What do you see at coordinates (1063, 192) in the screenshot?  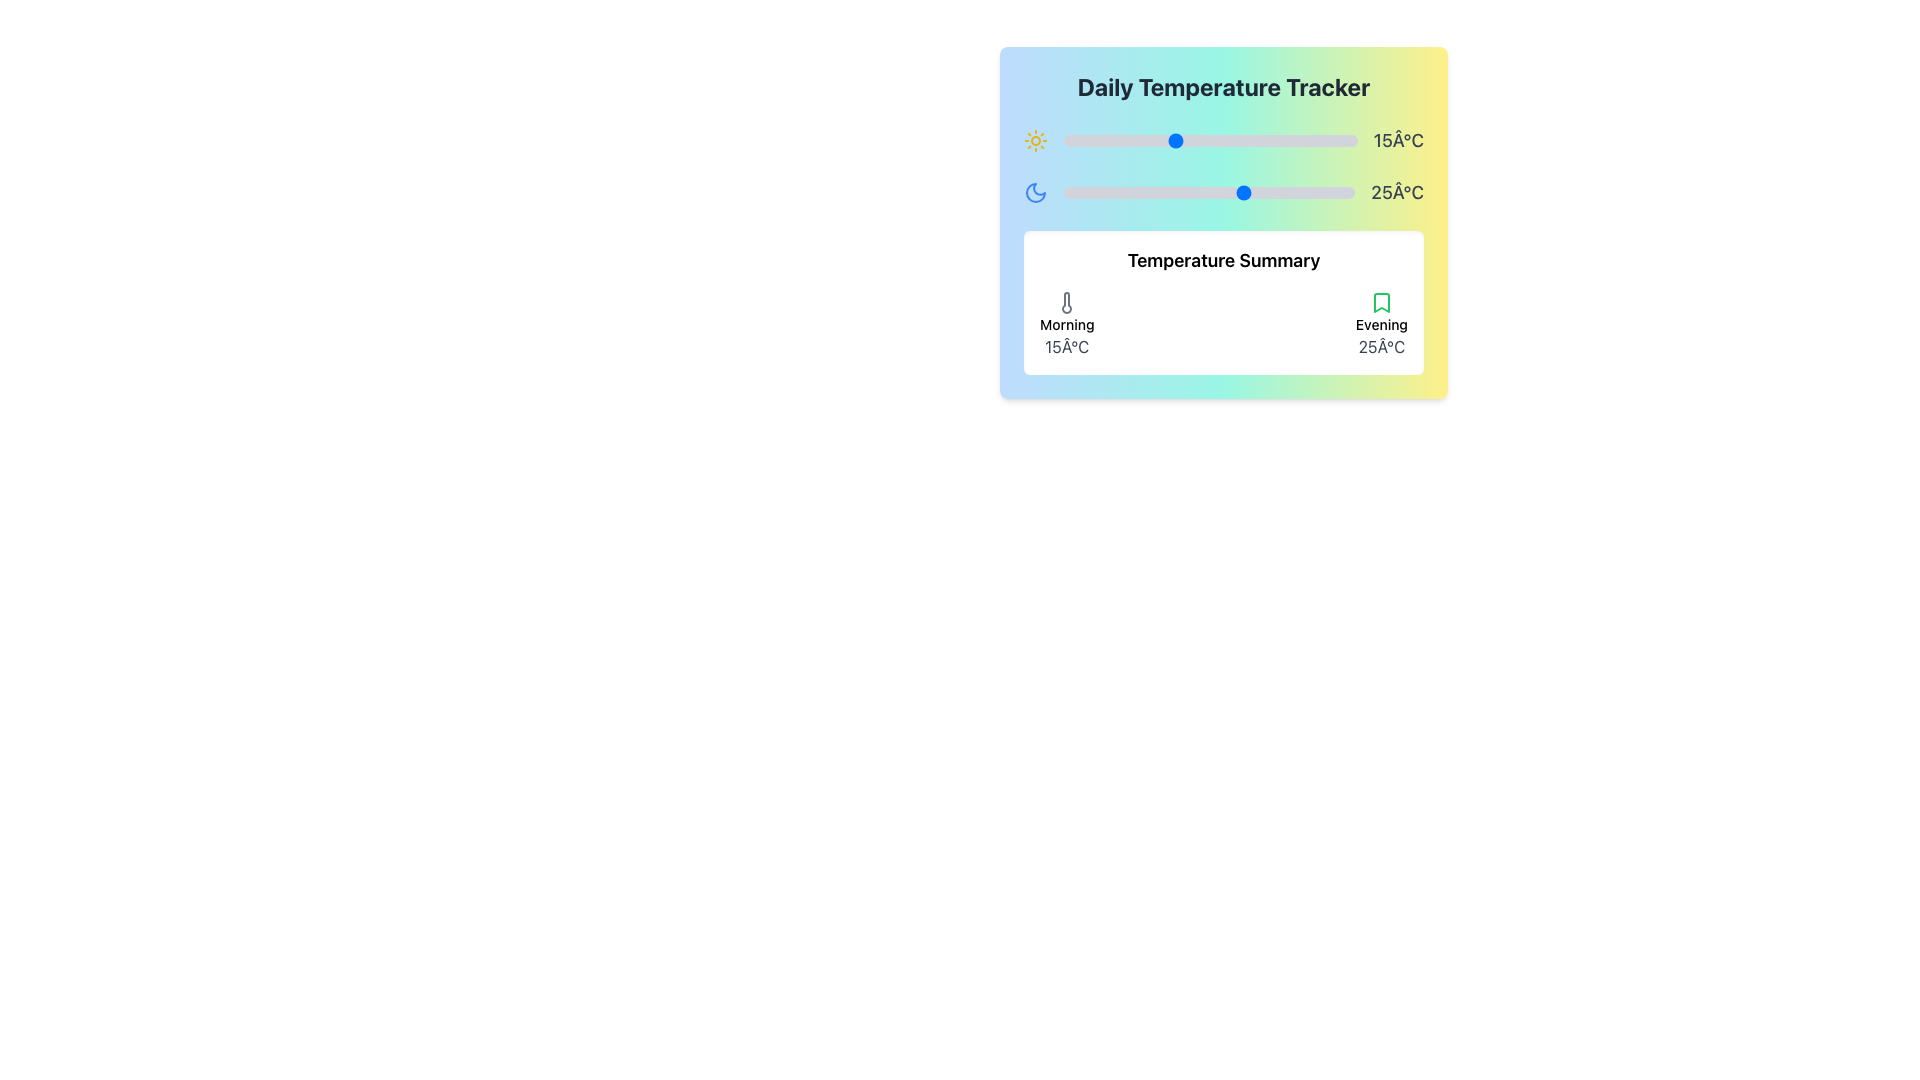 I see `the slider value` at bounding box center [1063, 192].